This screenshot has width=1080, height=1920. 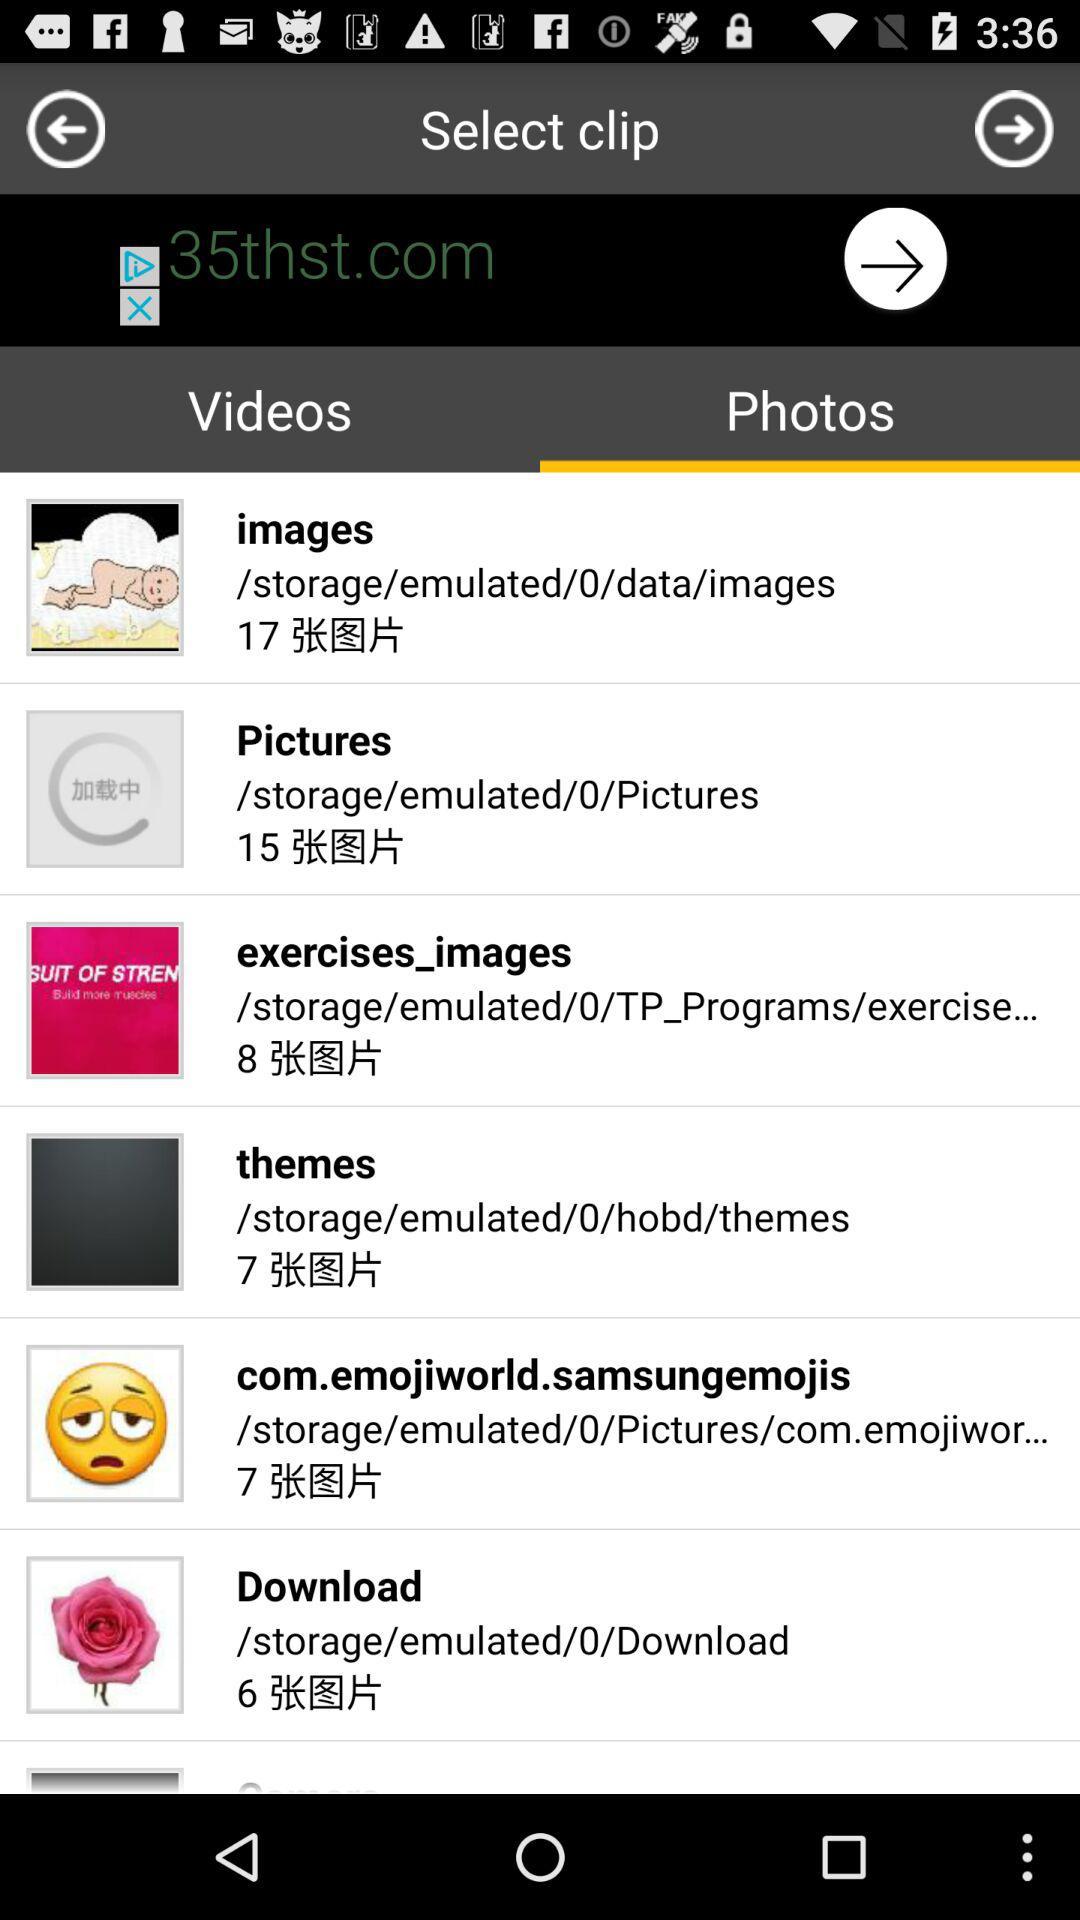 What do you see at coordinates (64, 136) in the screenshot?
I see `the arrow_backward icon` at bounding box center [64, 136].